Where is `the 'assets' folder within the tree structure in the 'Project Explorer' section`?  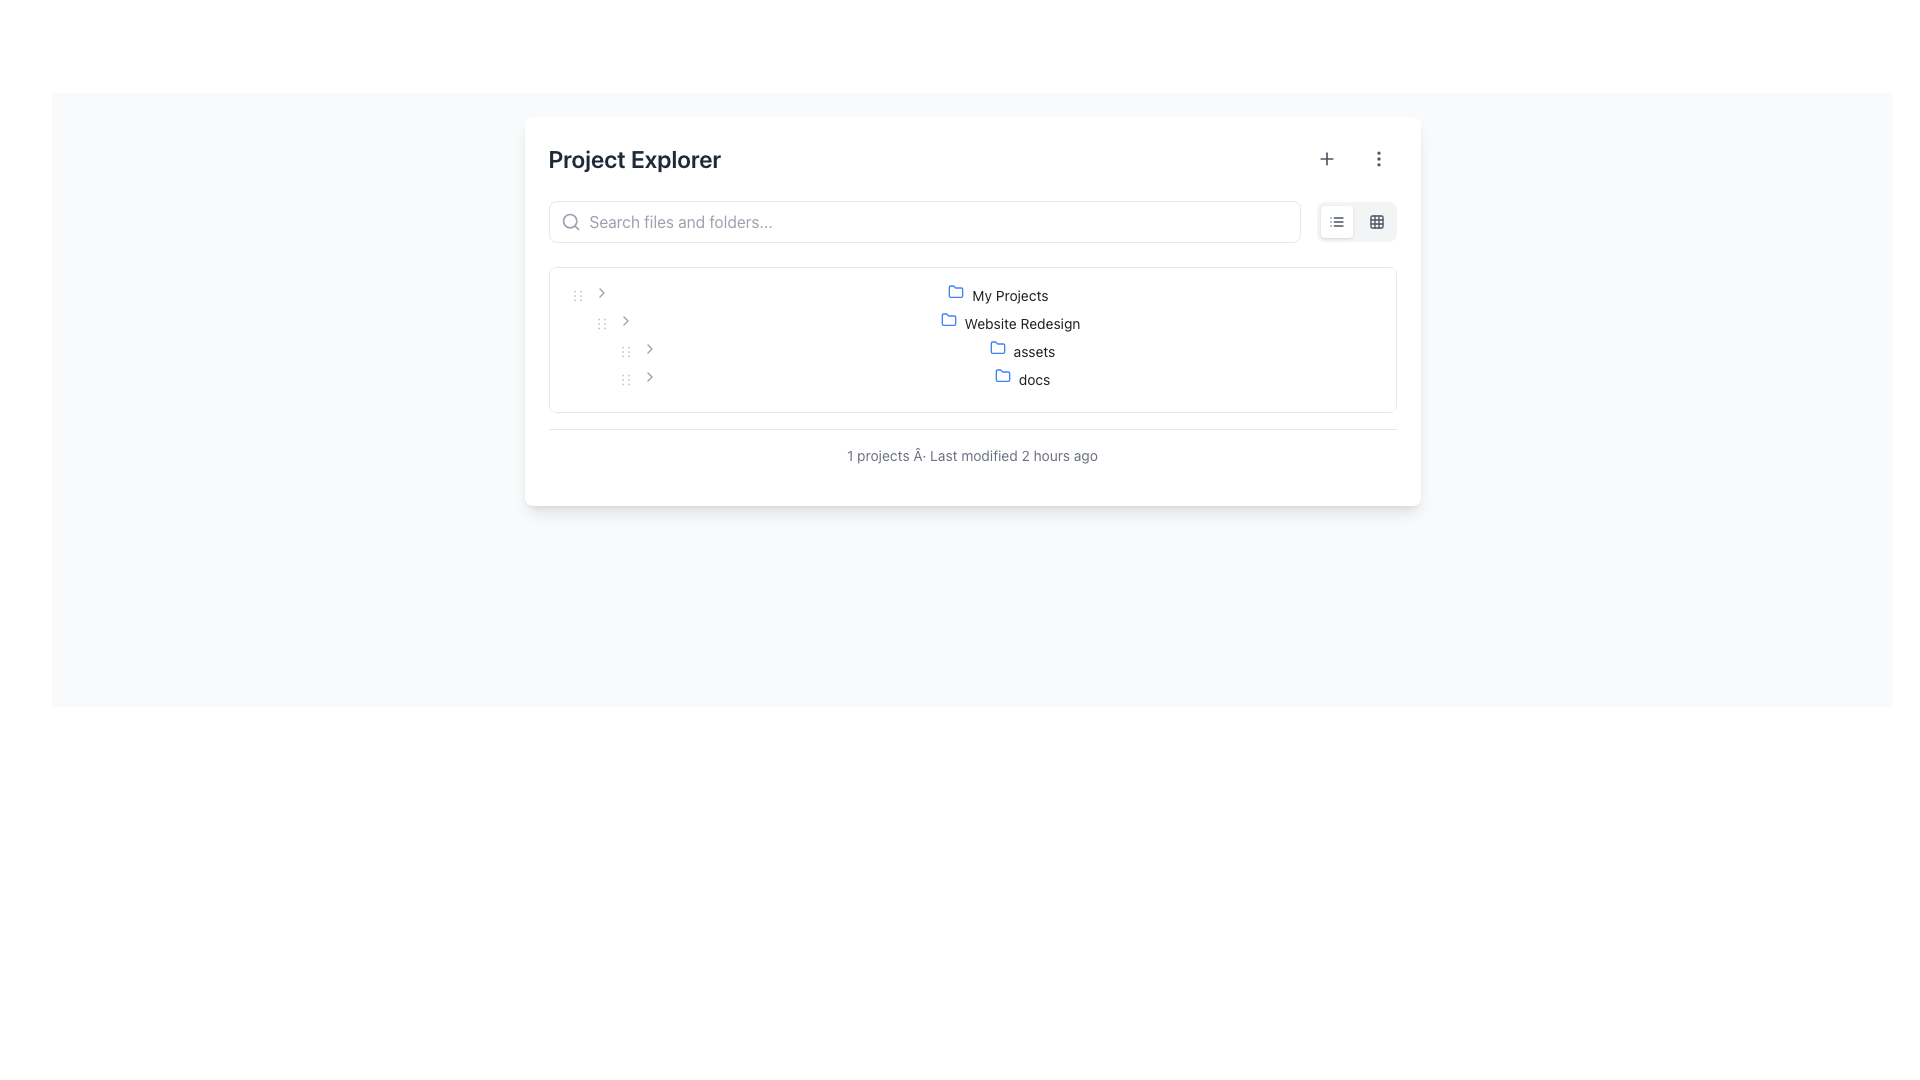 the 'assets' folder within the tree structure in the 'Project Explorer' section is located at coordinates (972, 338).